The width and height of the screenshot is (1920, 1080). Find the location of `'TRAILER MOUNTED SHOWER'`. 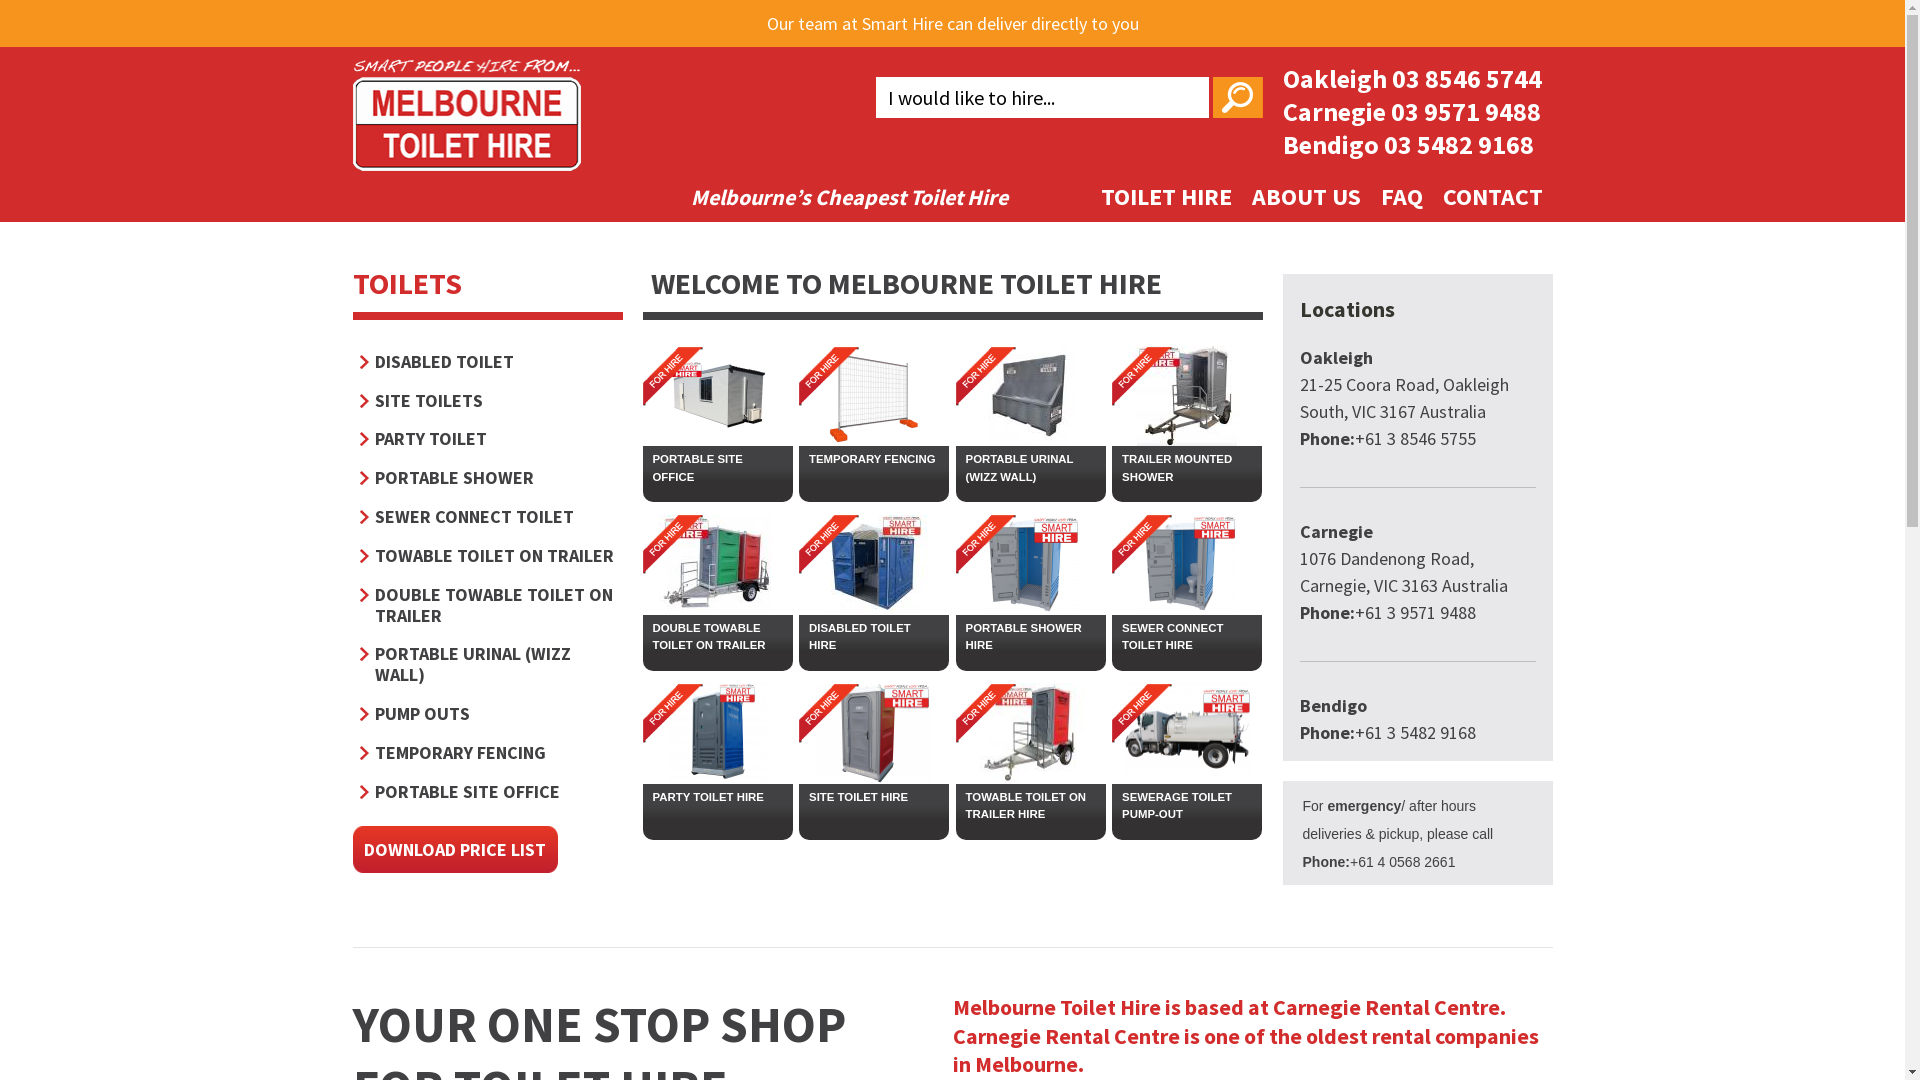

'TRAILER MOUNTED SHOWER' is located at coordinates (1111, 467).